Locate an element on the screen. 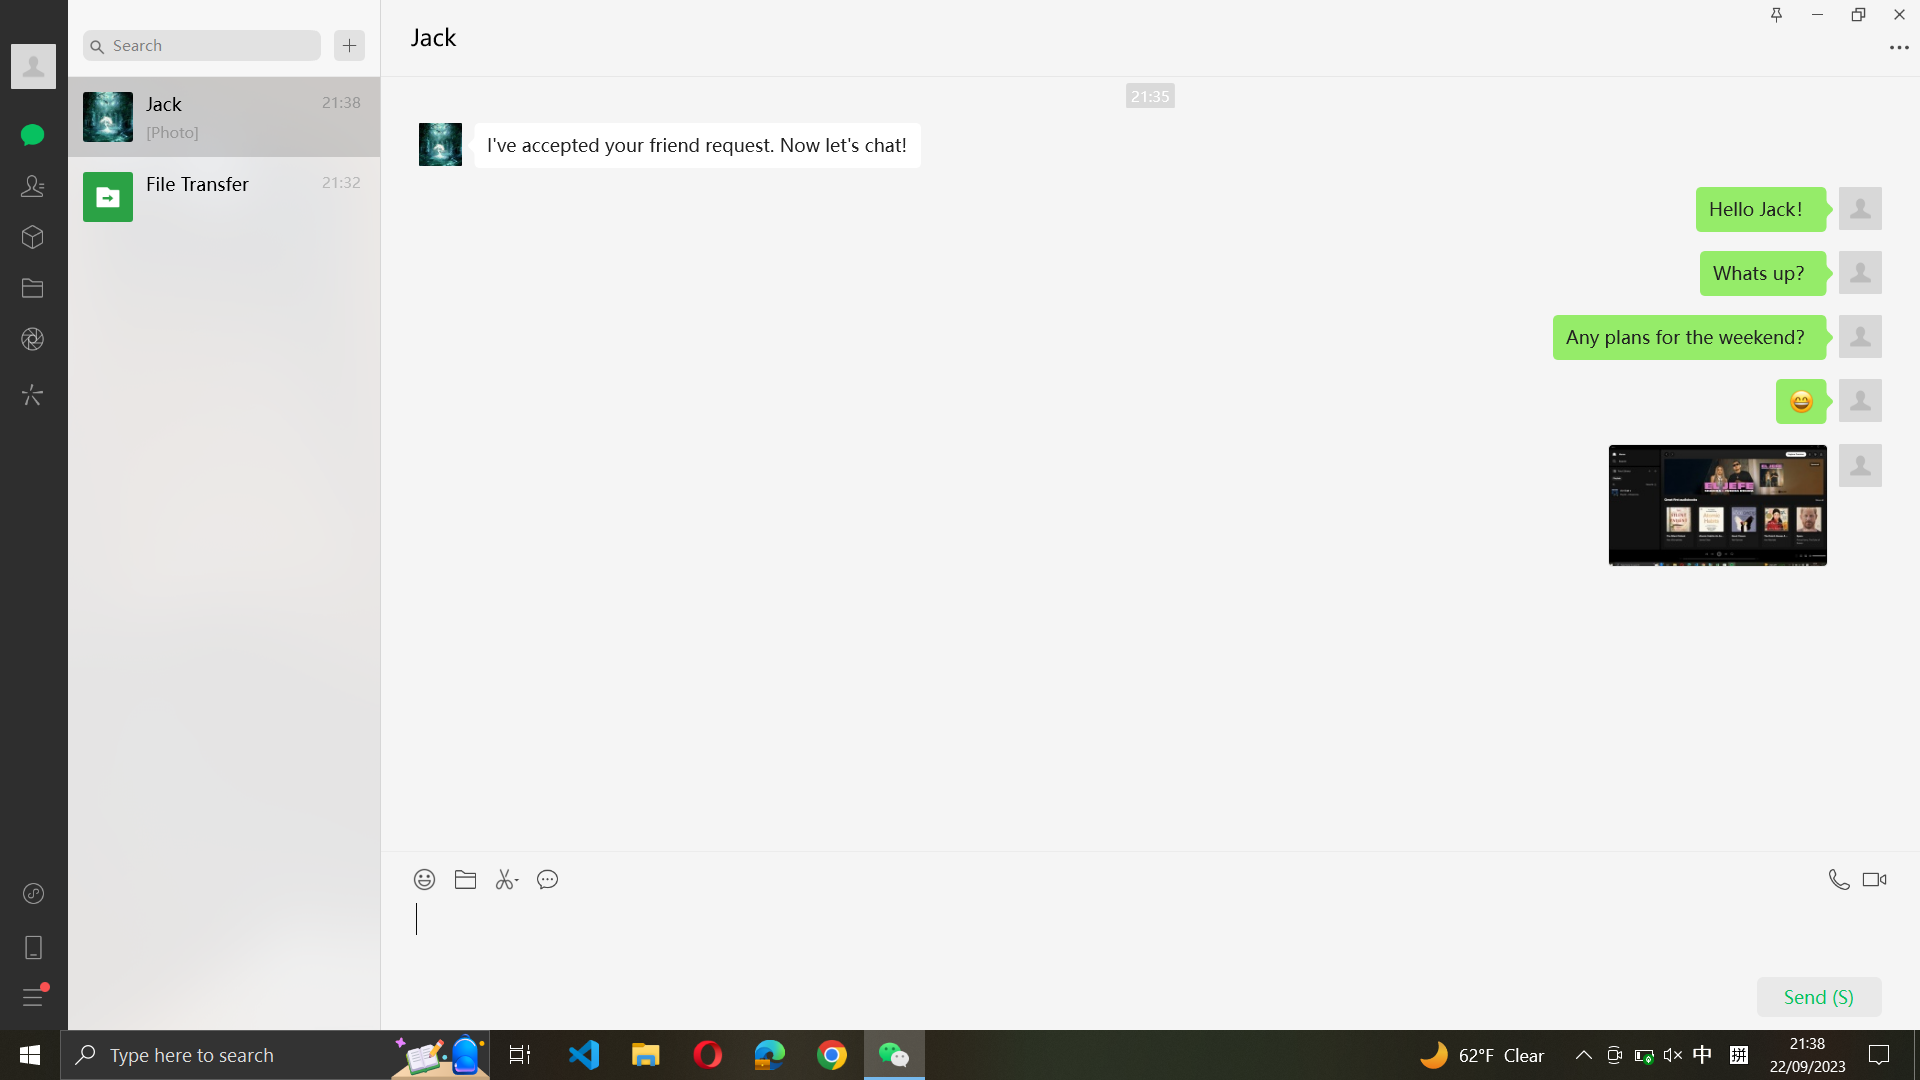 This screenshot has height=1080, width=1920. the mobile category is located at coordinates (33, 945).